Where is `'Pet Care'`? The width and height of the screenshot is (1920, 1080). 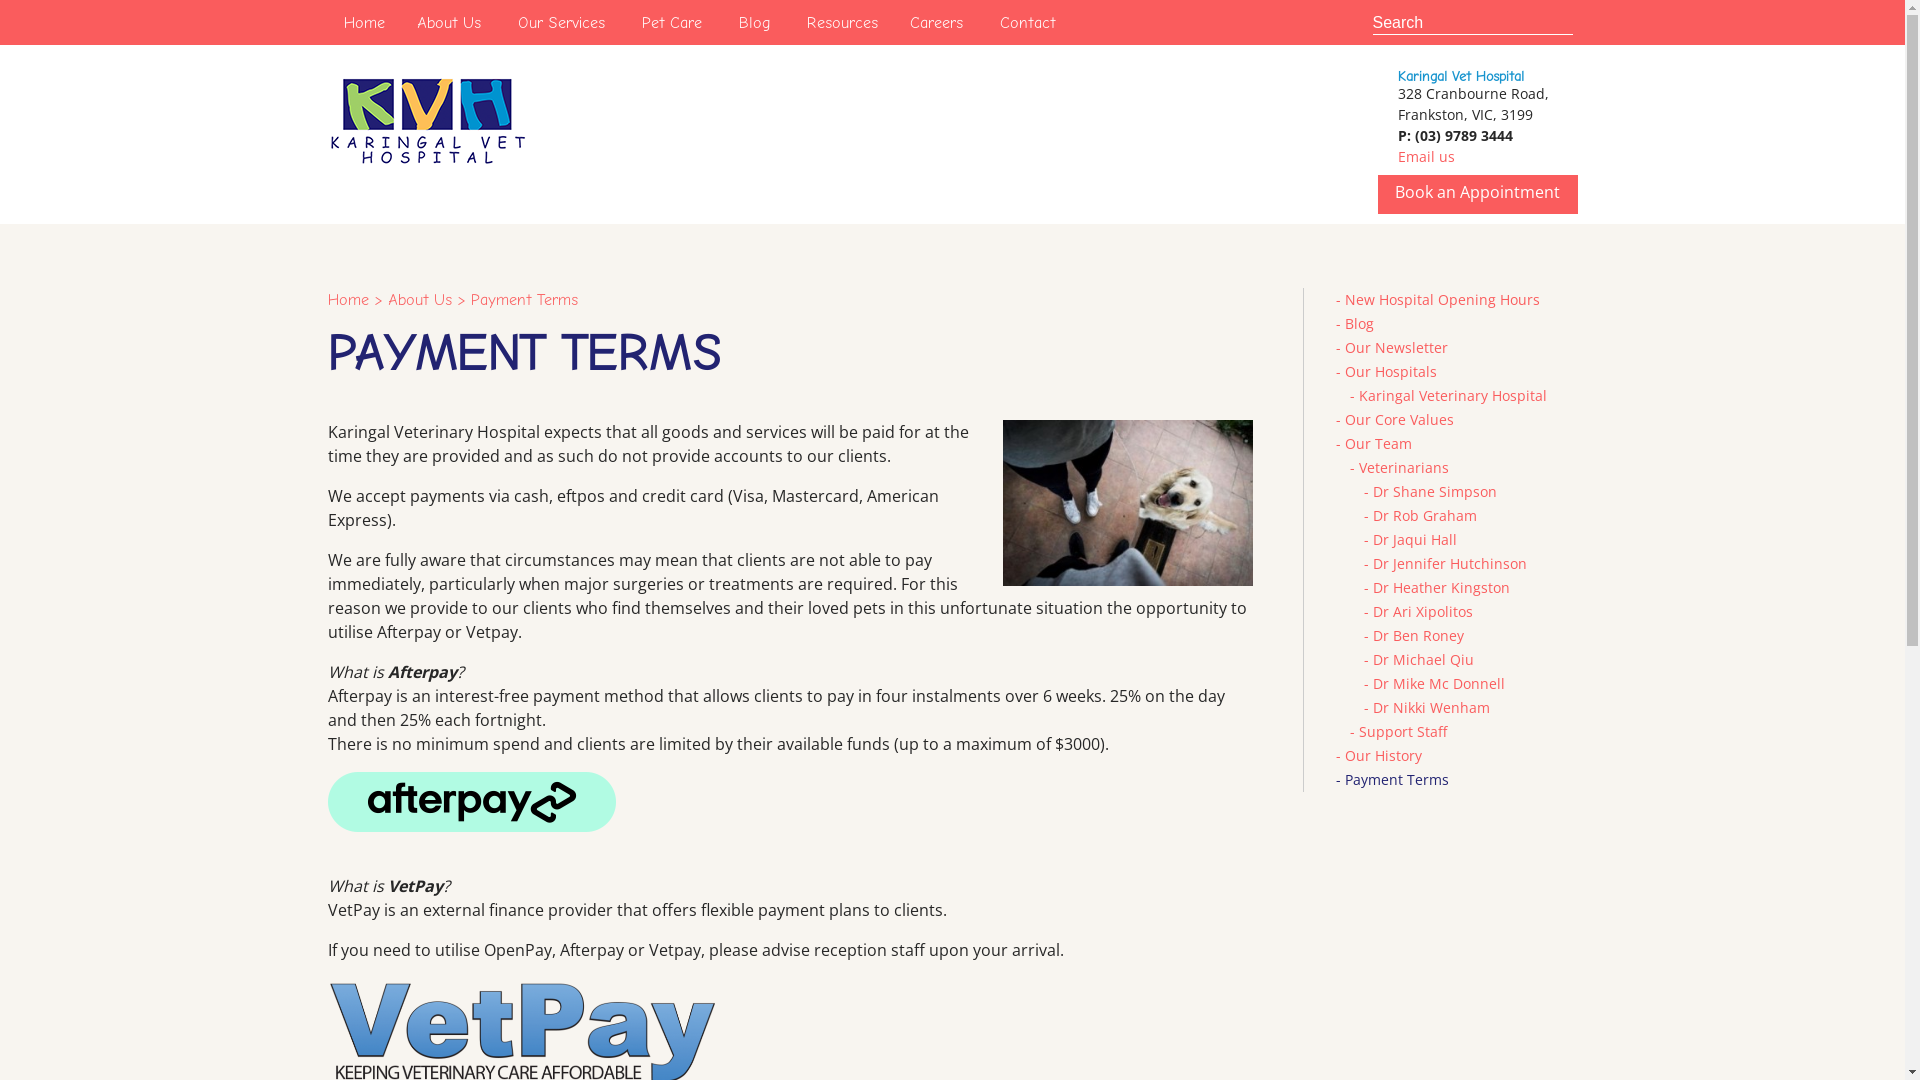 'Pet Care' is located at coordinates (672, 22).